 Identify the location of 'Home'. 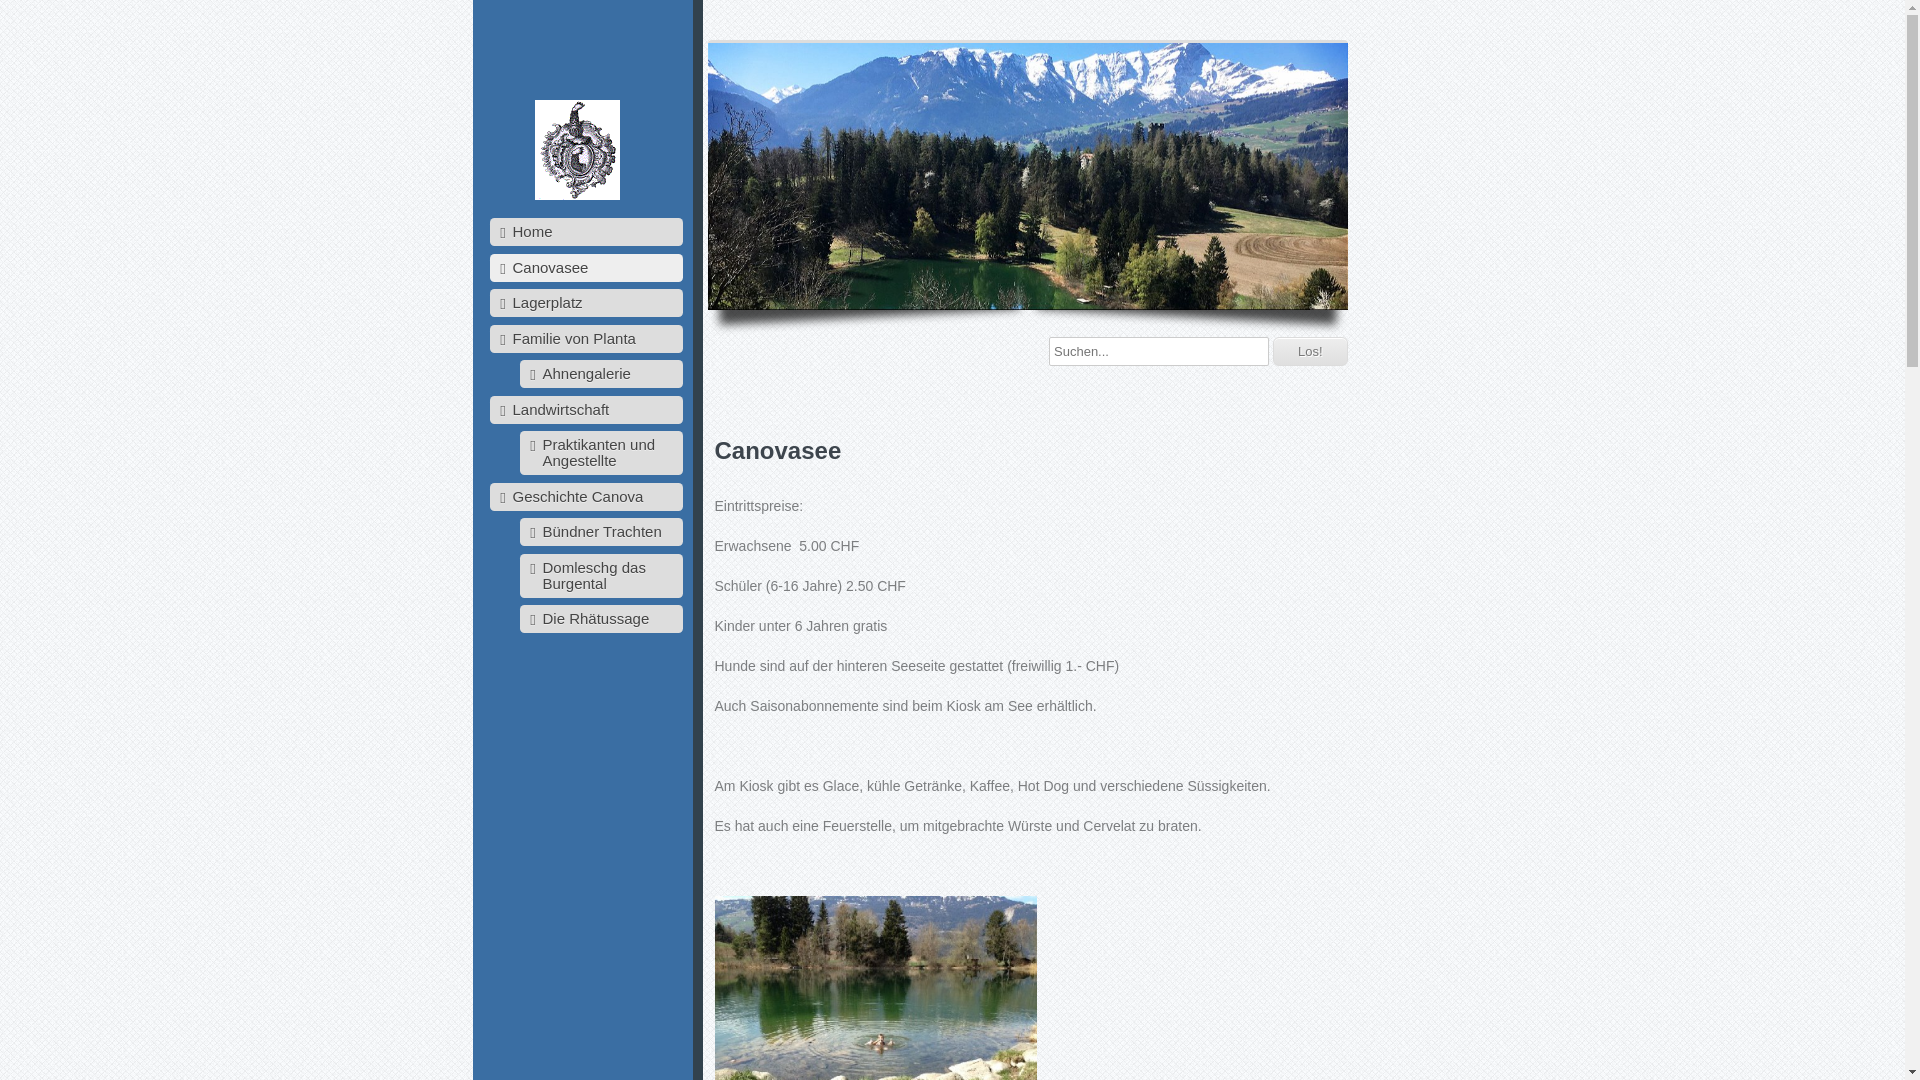
(585, 230).